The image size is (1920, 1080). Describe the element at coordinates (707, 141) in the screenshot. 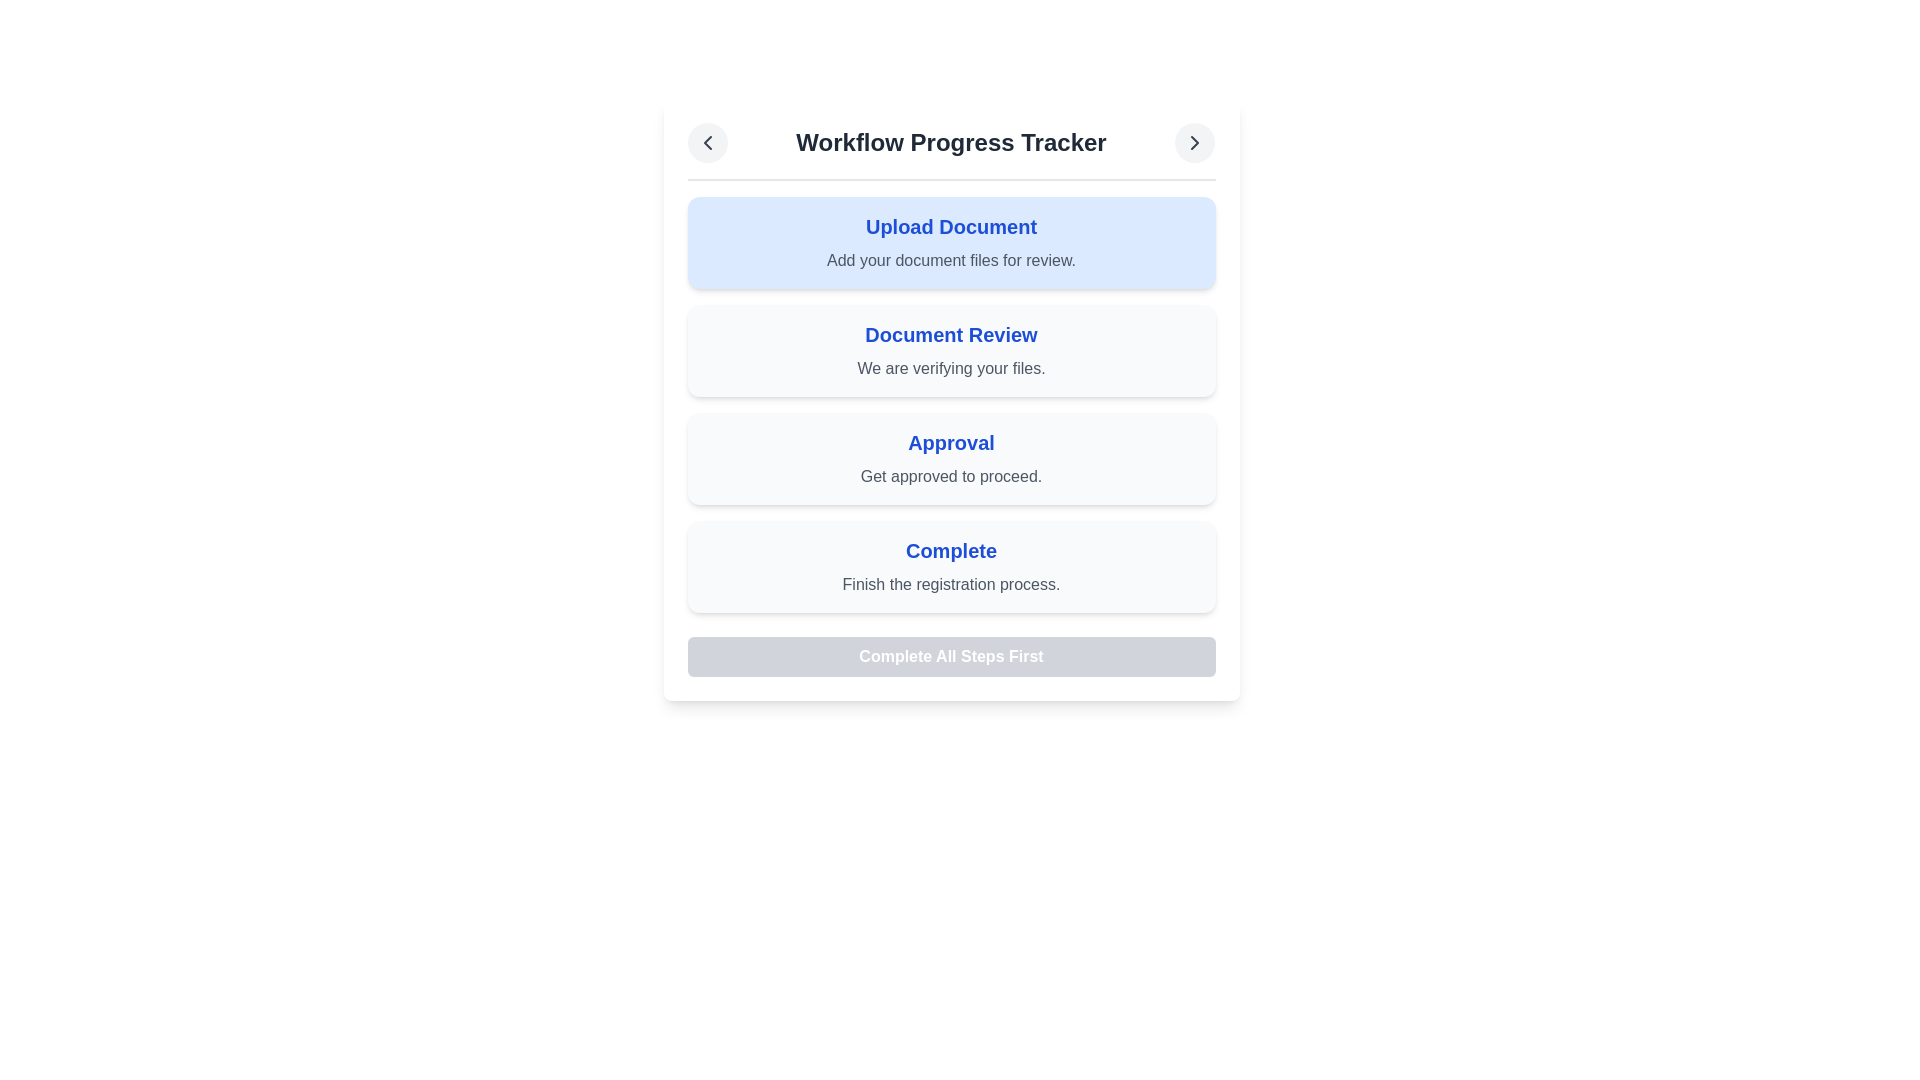

I see `the leftward-pointing chevron-shaped arrow icon located at the top-left corner of the 'Workflow Progress Tracker' section` at that location.